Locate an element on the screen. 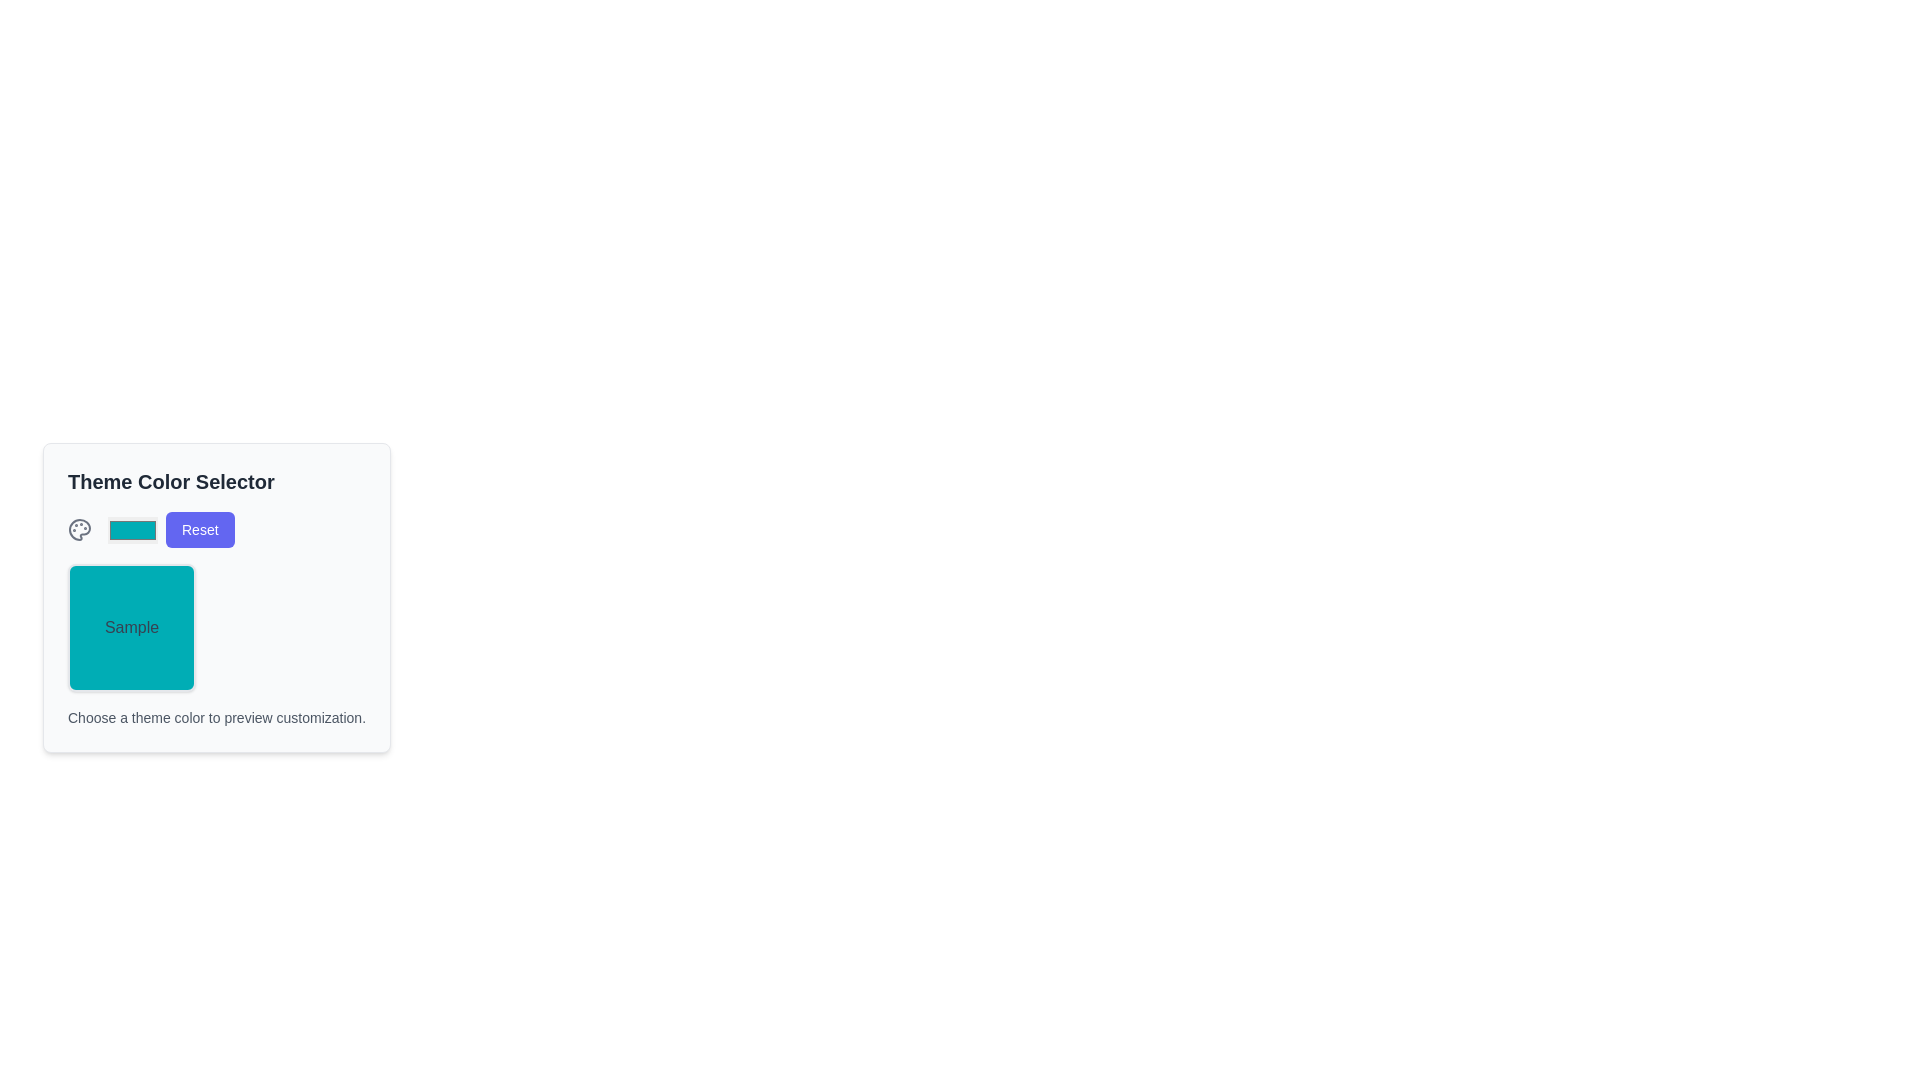  the Color Picker Input within the 'Theme Color Selector' group is located at coordinates (132, 528).